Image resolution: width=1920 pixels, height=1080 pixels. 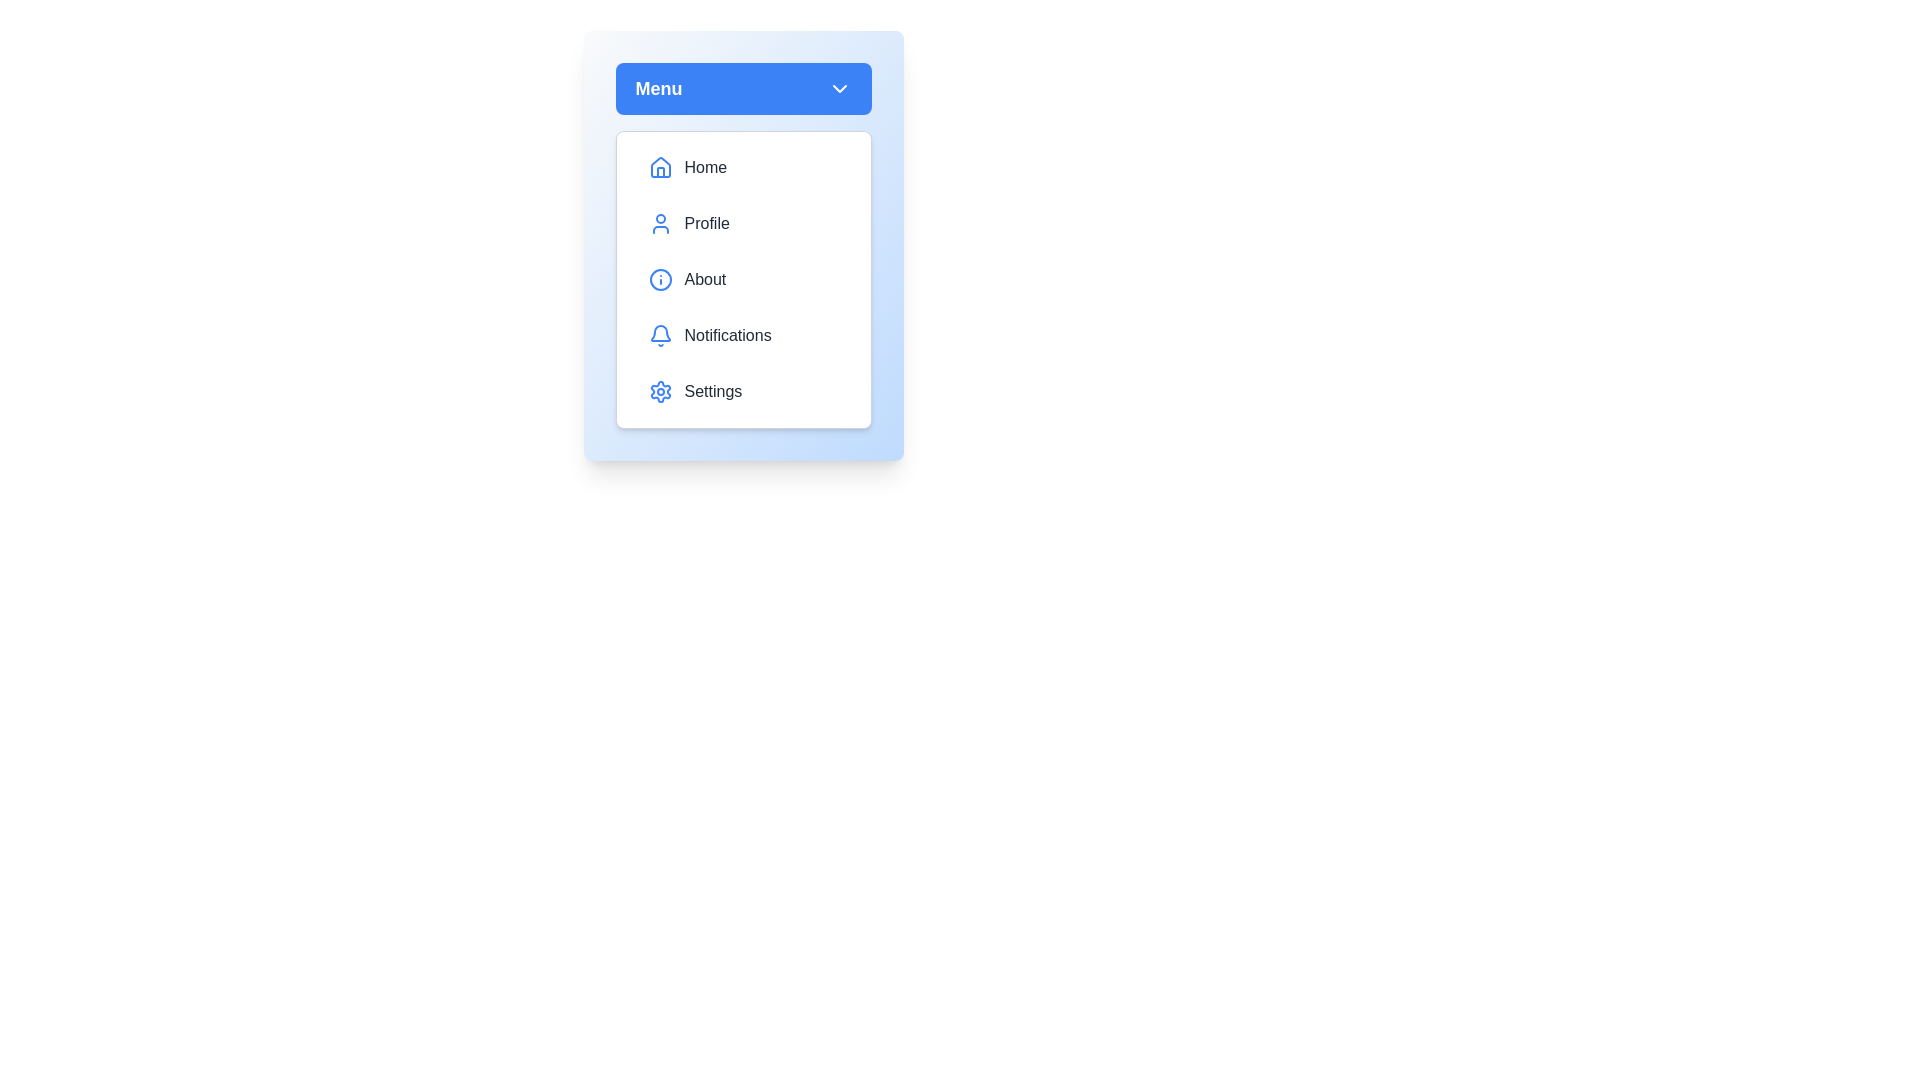 What do you see at coordinates (742, 334) in the screenshot?
I see `the menu option Notifications to highlight it` at bounding box center [742, 334].